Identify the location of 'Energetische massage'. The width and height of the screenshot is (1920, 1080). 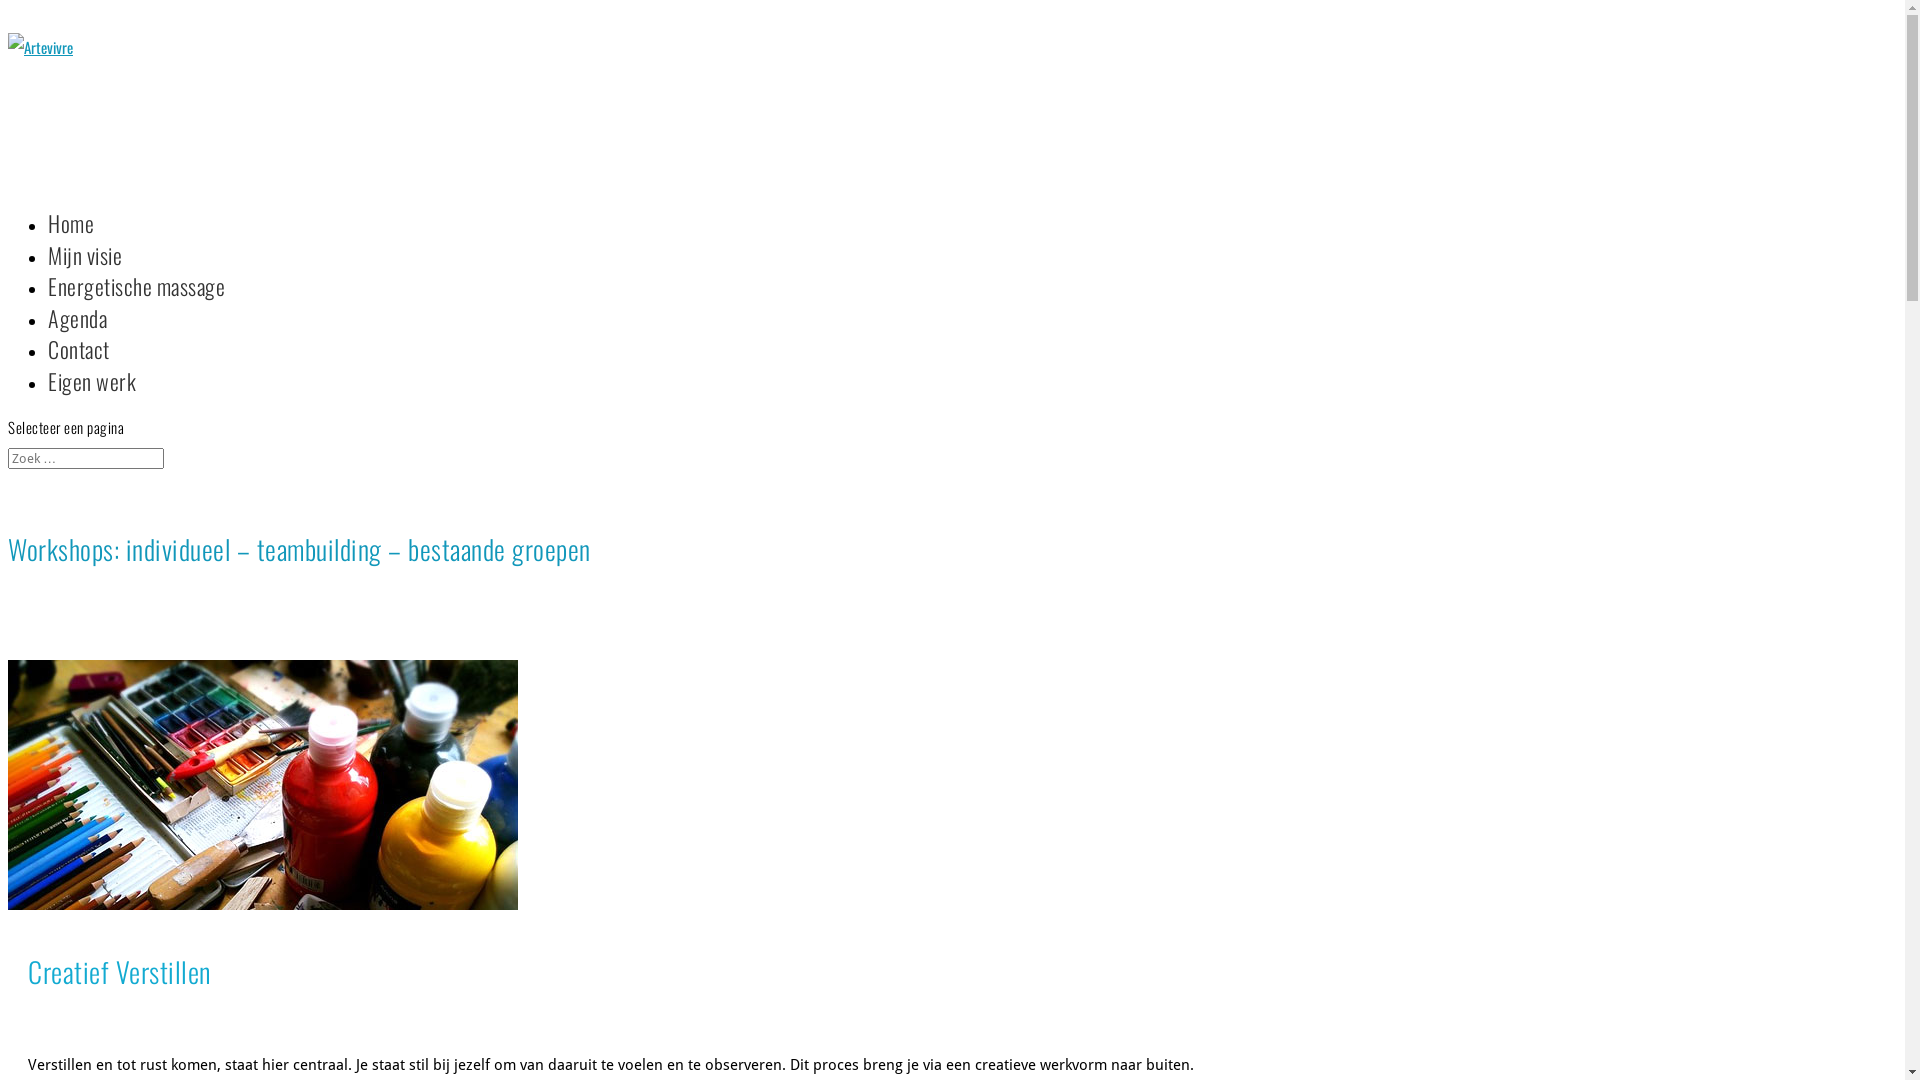
(135, 308).